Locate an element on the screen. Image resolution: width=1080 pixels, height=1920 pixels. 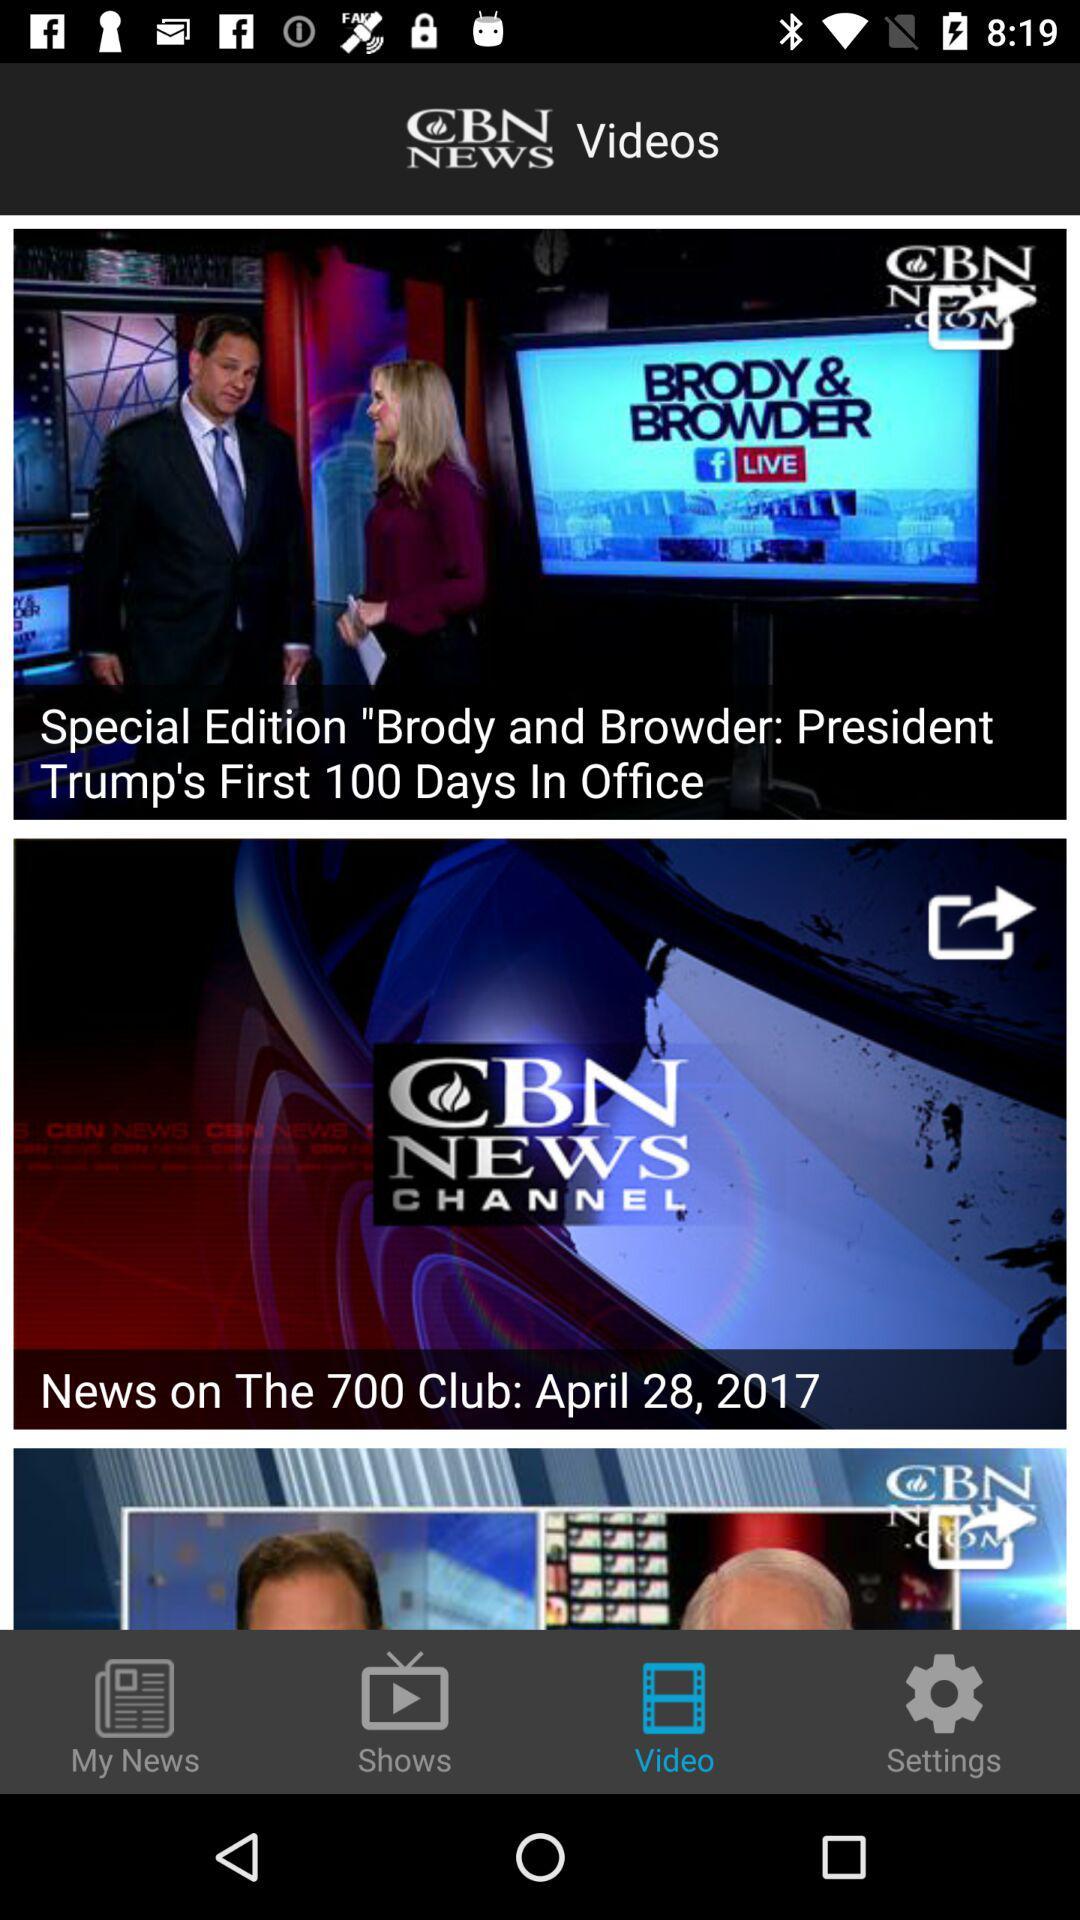
the item to the right of video is located at coordinates (944, 1712).